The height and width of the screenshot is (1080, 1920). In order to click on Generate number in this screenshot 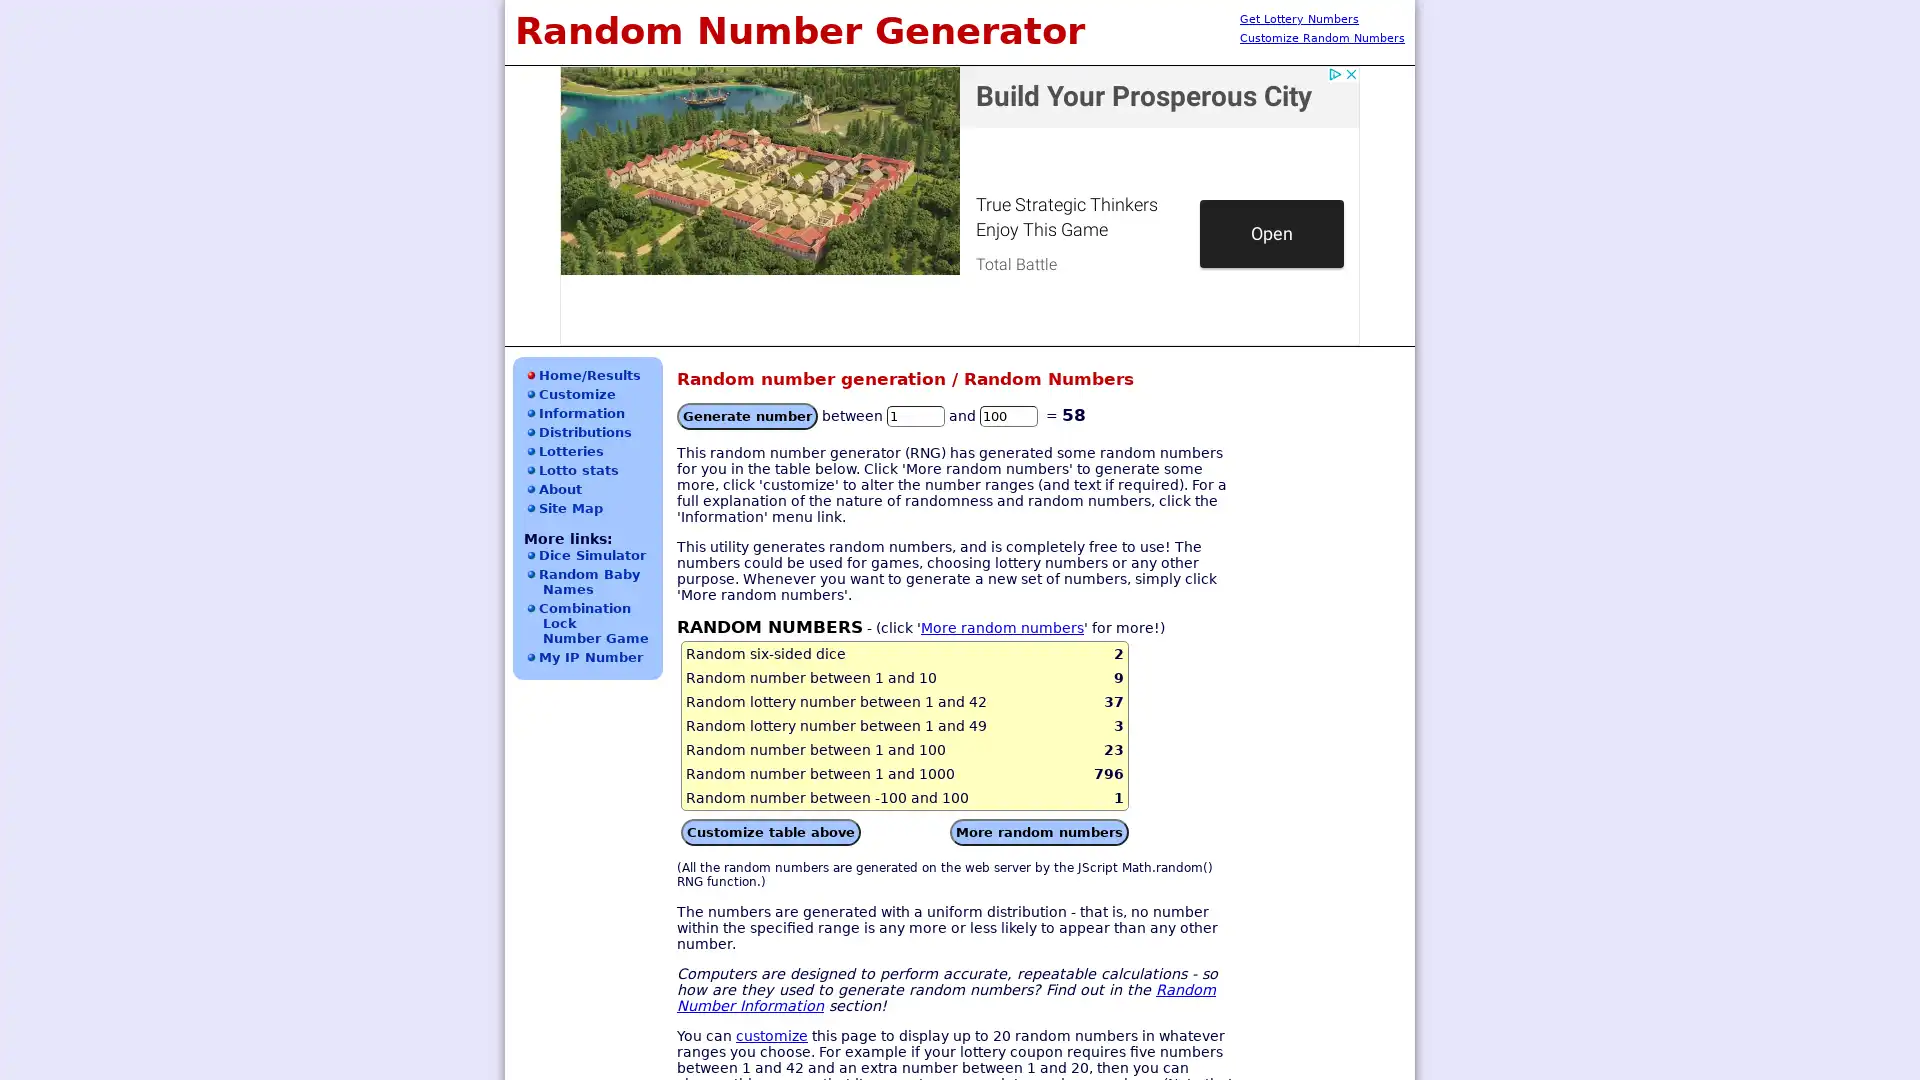, I will do `click(746, 415)`.